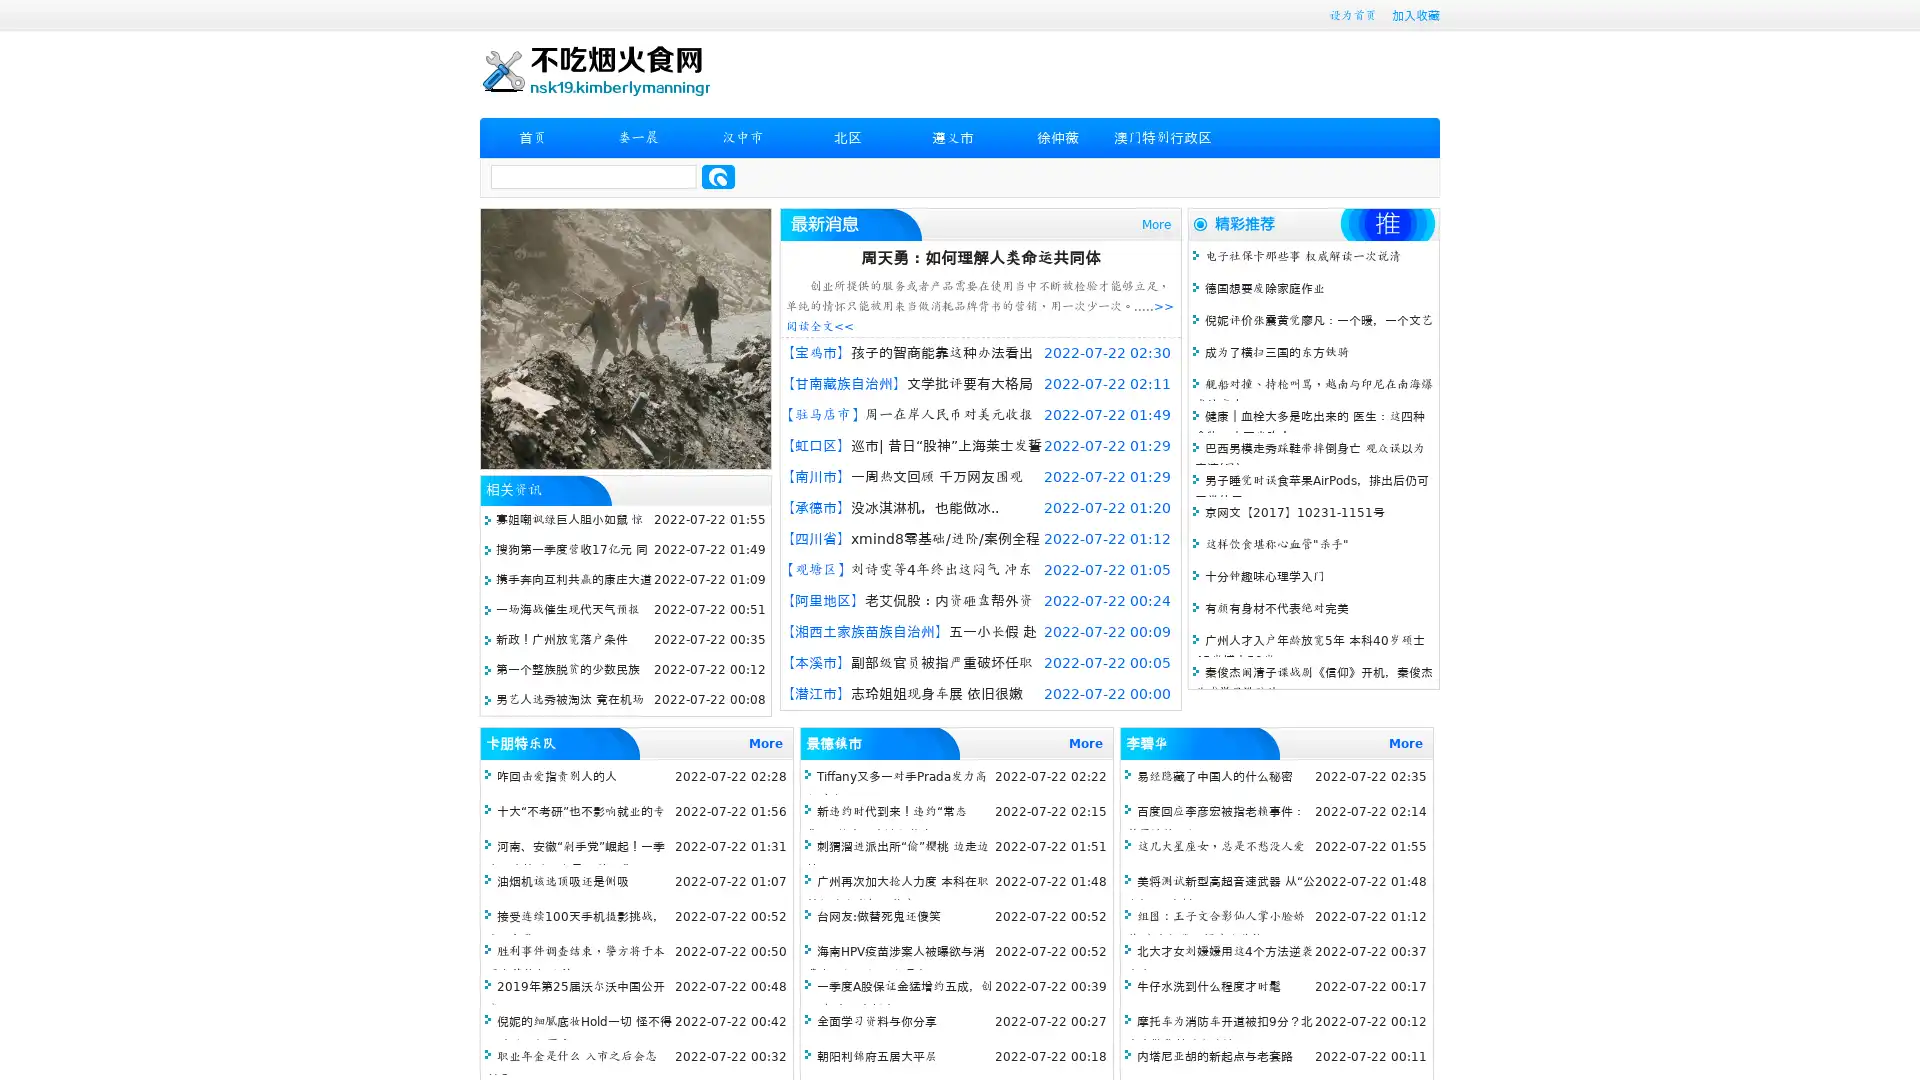 This screenshot has width=1920, height=1080. I want to click on Search, so click(718, 176).